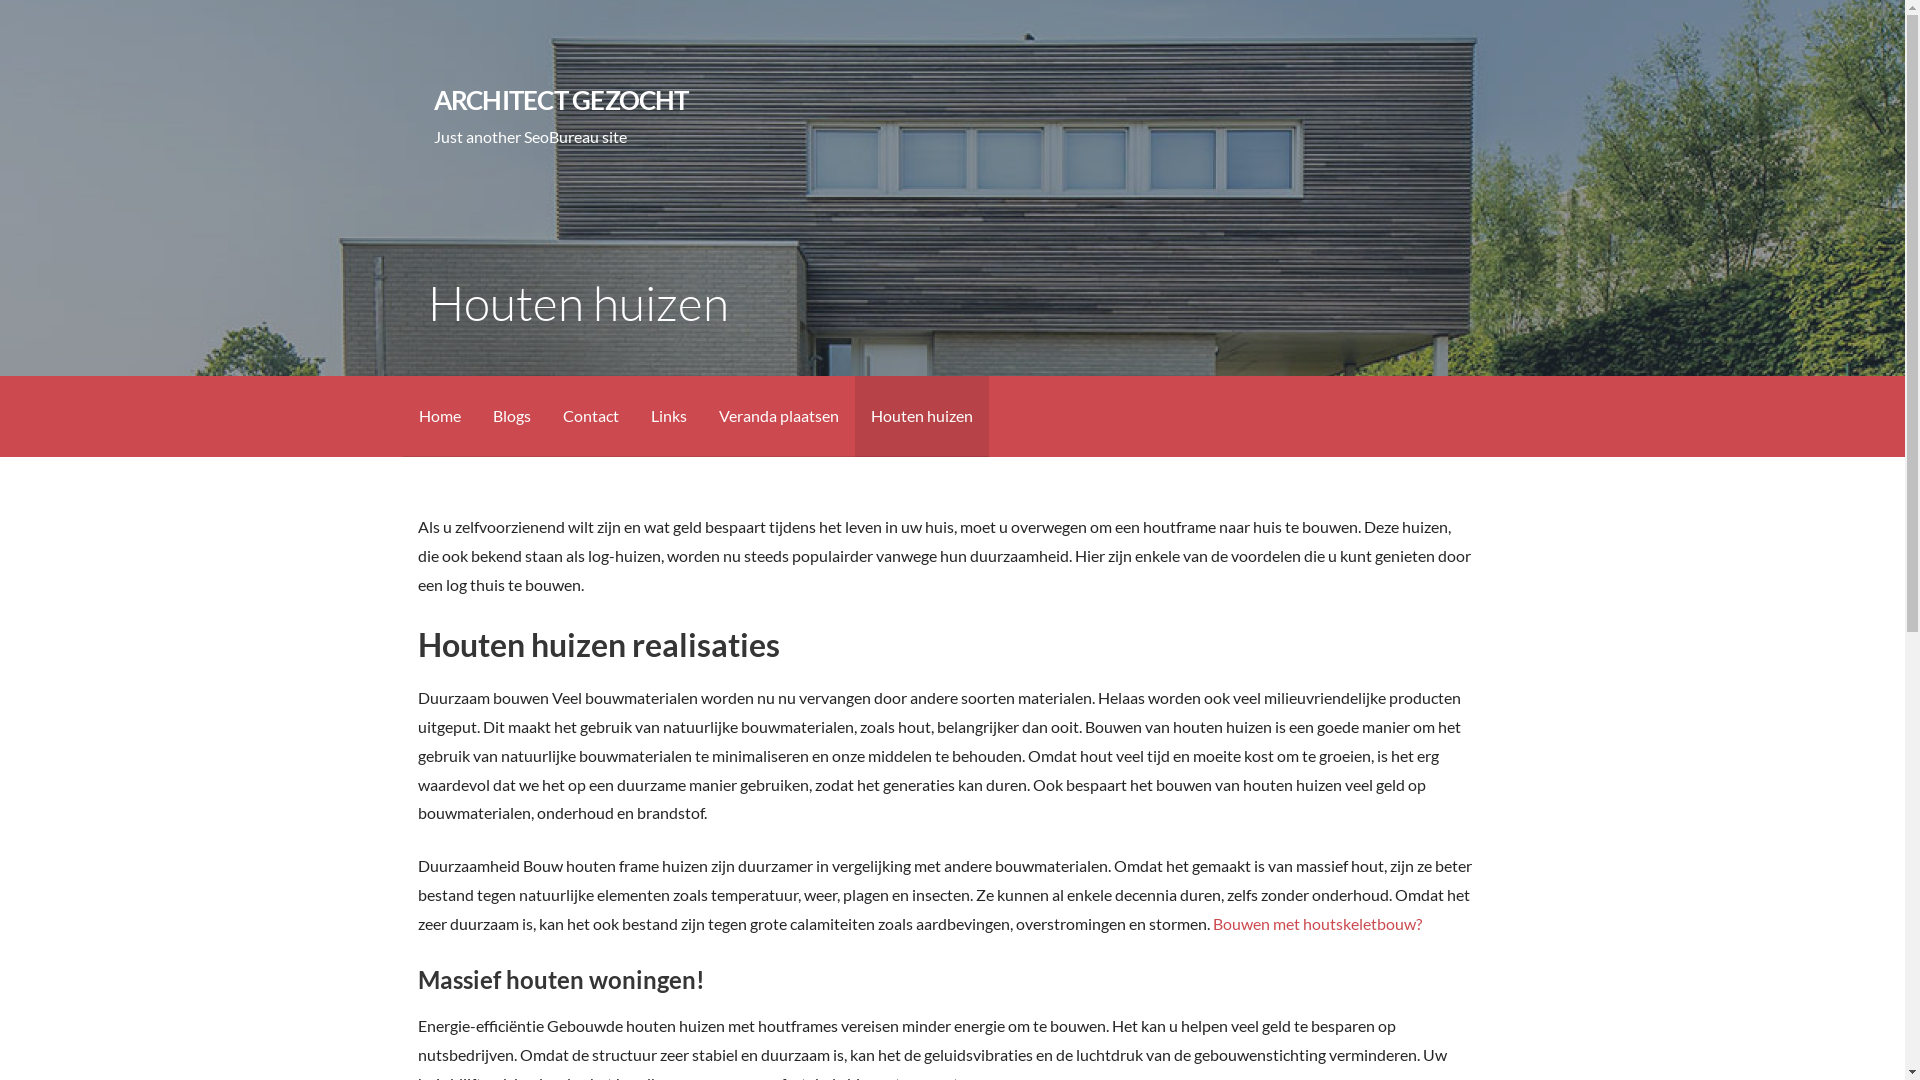  What do you see at coordinates (667, 415) in the screenshot?
I see `'Links'` at bounding box center [667, 415].